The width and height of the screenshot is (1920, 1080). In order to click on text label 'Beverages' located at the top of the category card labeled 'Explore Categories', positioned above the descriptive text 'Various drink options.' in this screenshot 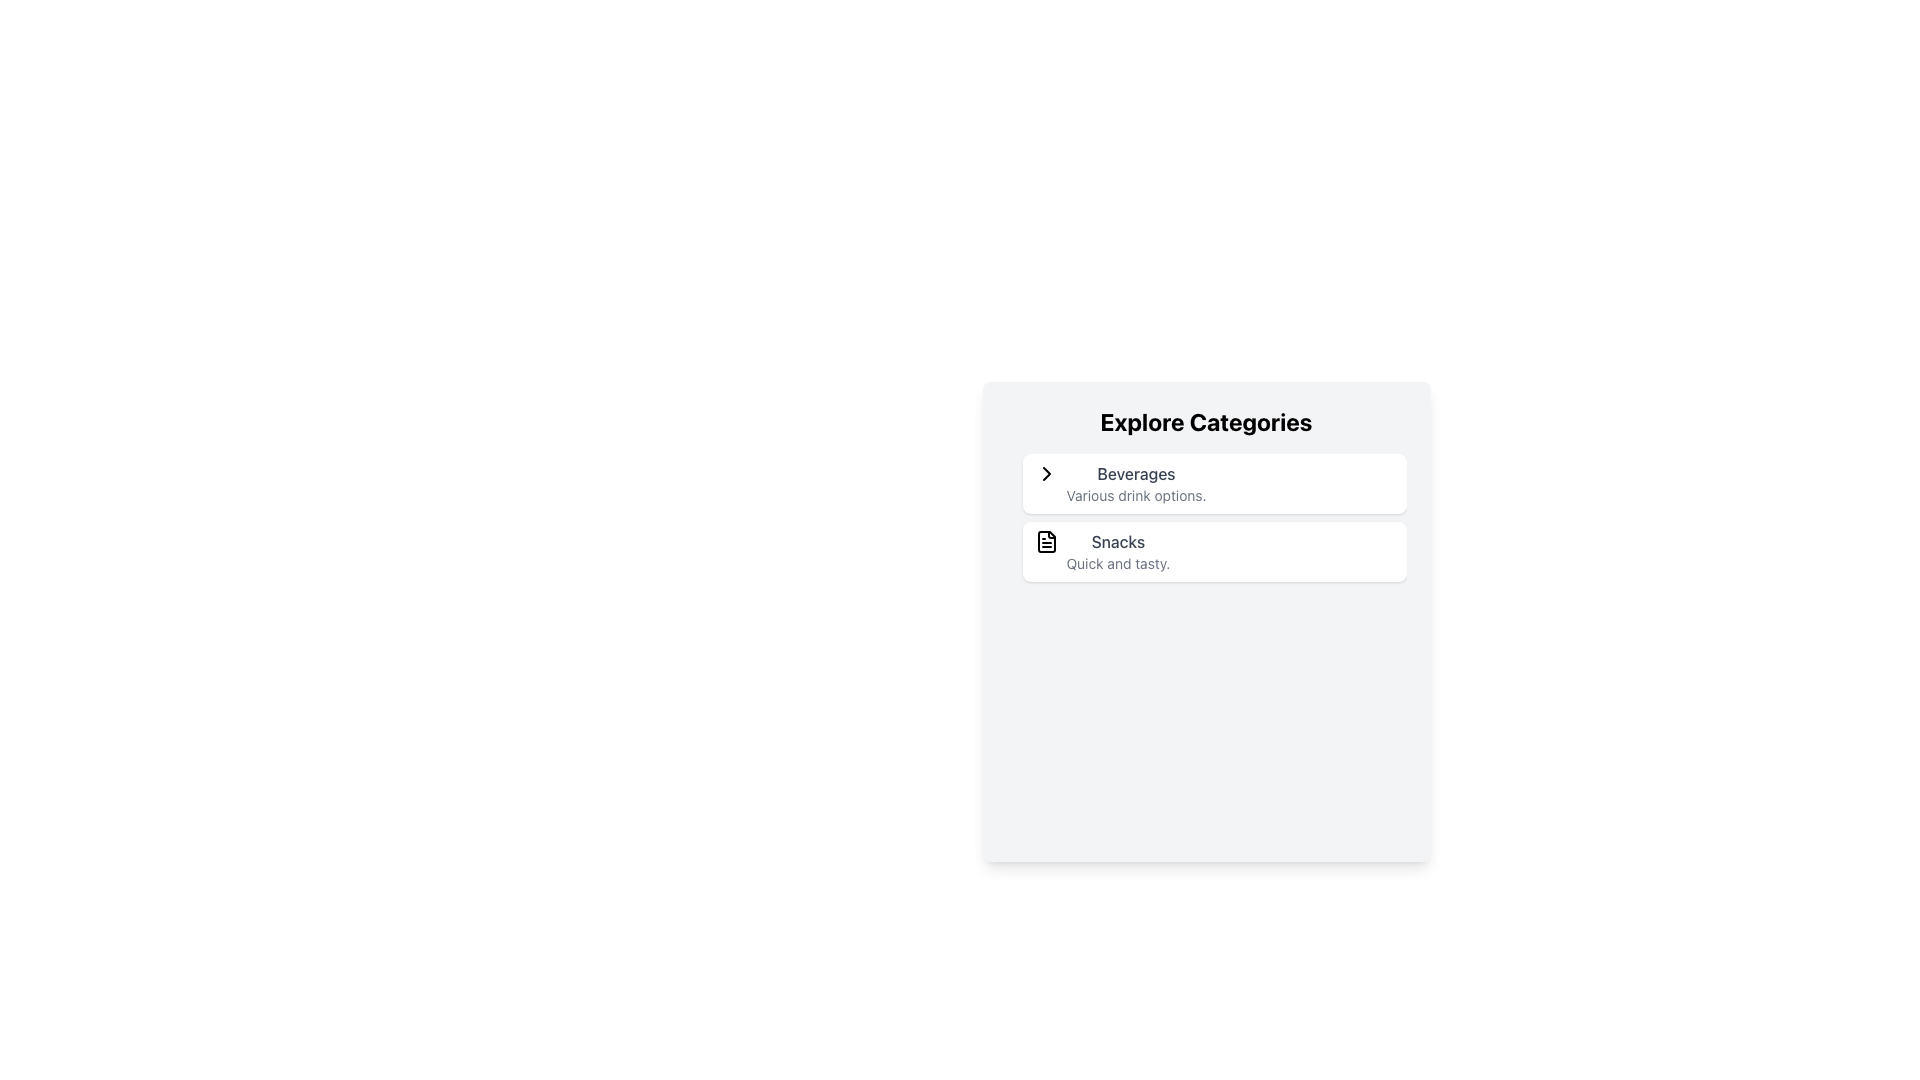, I will do `click(1136, 474)`.